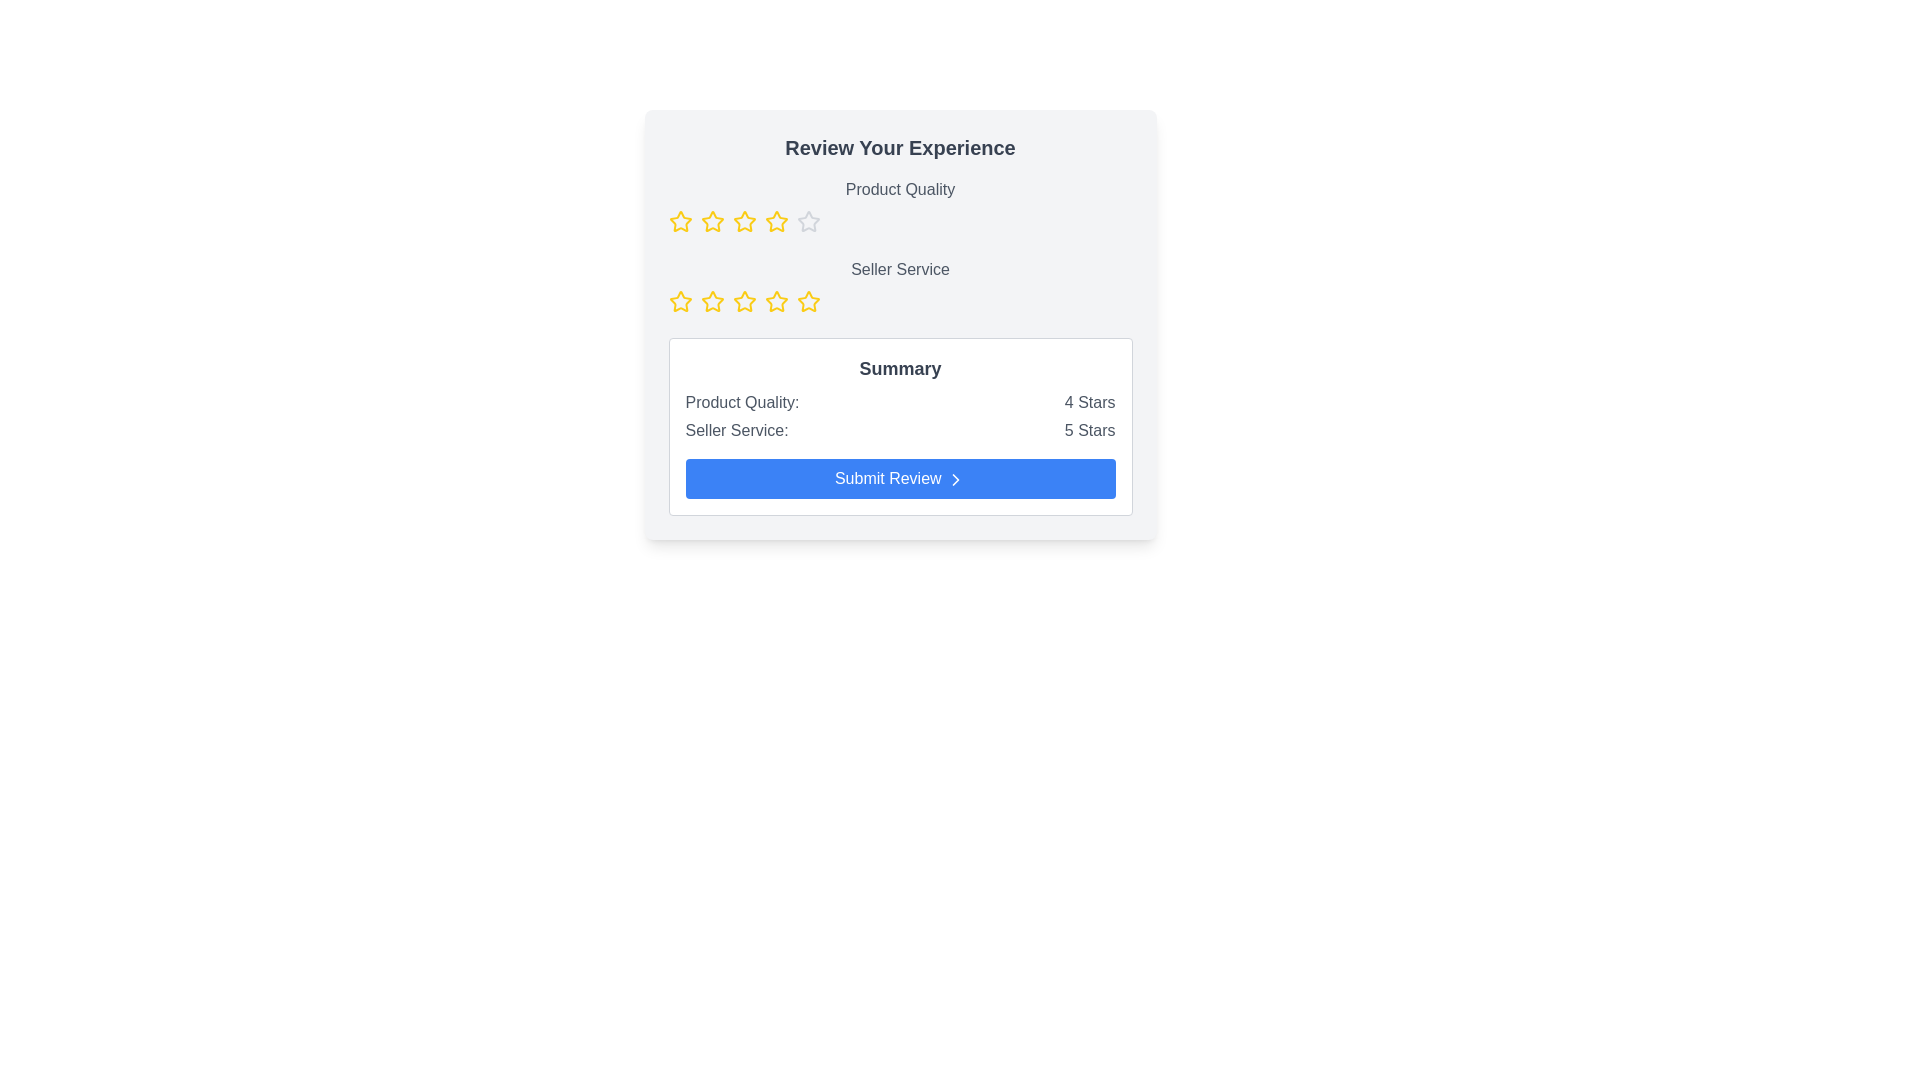 The height and width of the screenshot is (1080, 1920). What do you see at coordinates (899, 189) in the screenshot?
I see `the 'Product Quality' label, which is positioned at the top of the card section, above the rating stars and below the 'Review Your Experience' heading` at bounding box center [899, 189].